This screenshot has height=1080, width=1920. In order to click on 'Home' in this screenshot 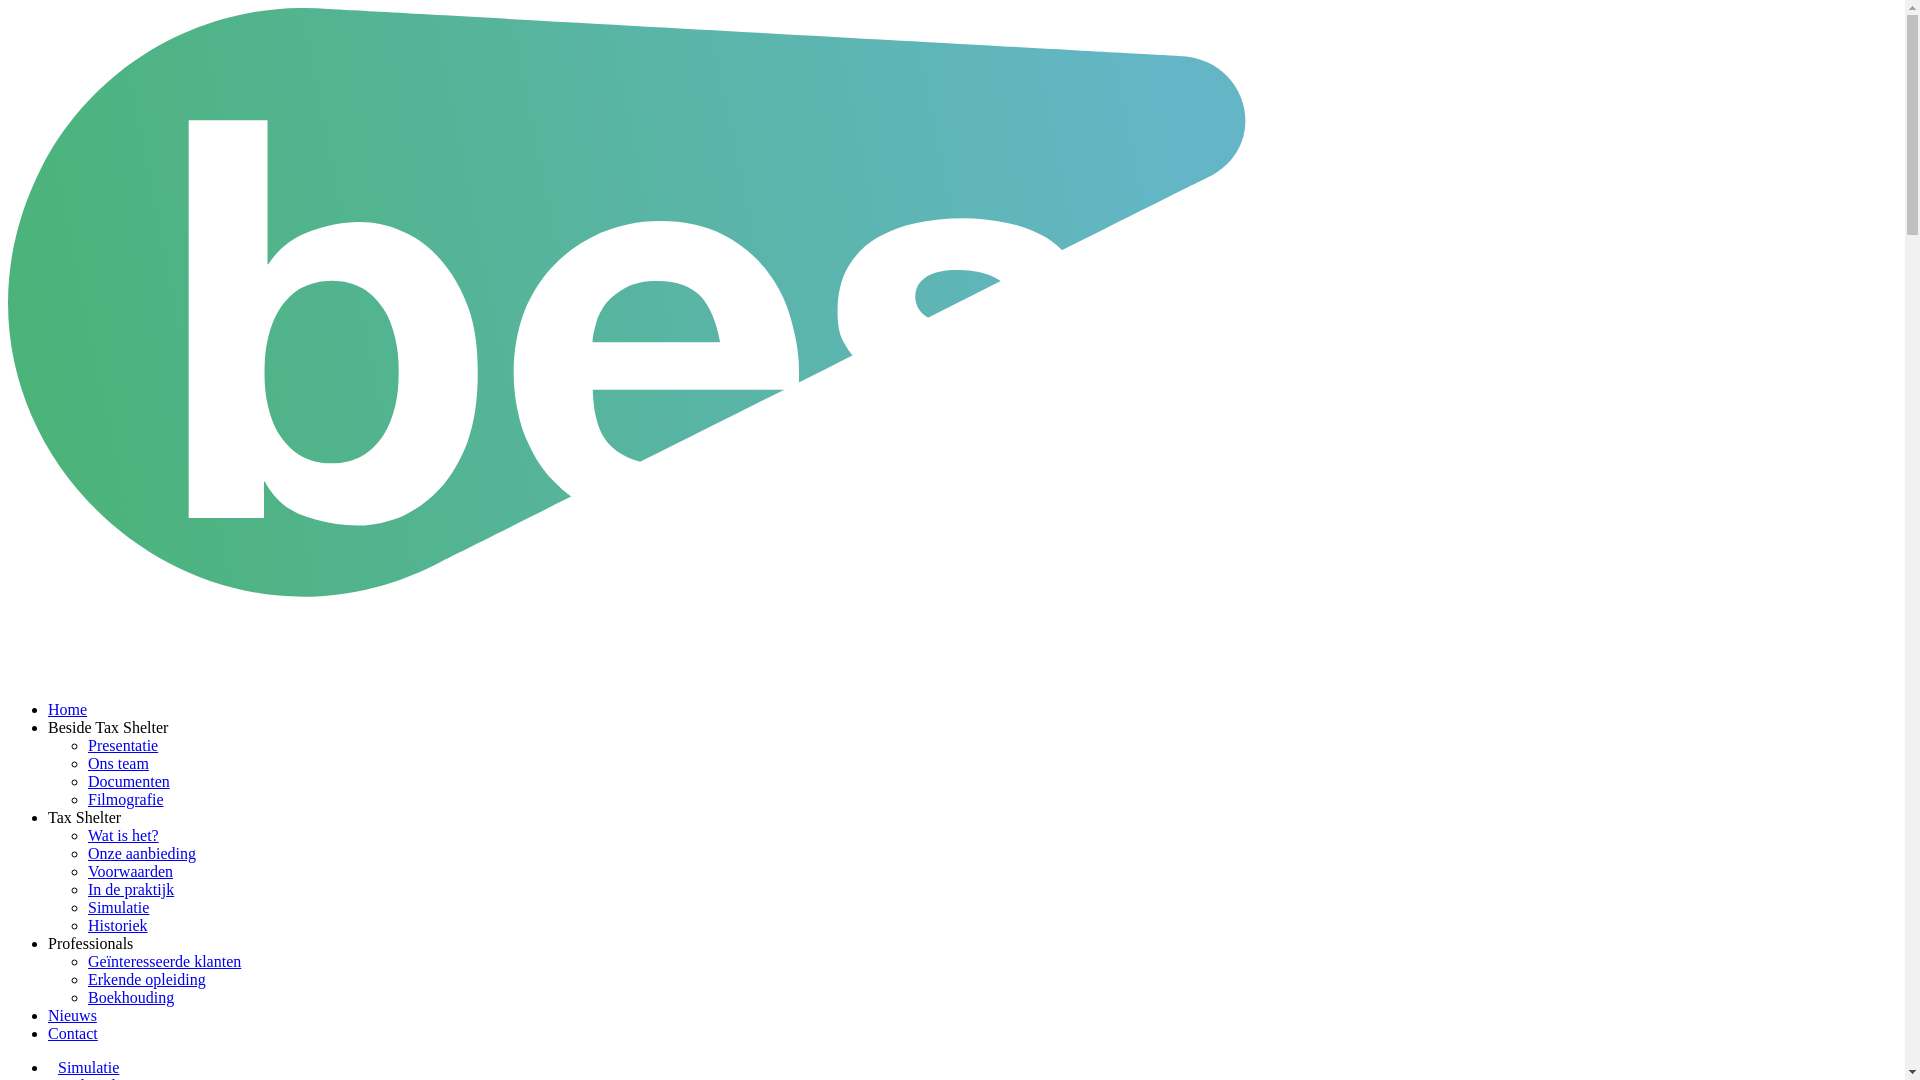, I will do `click(48, 708)`.